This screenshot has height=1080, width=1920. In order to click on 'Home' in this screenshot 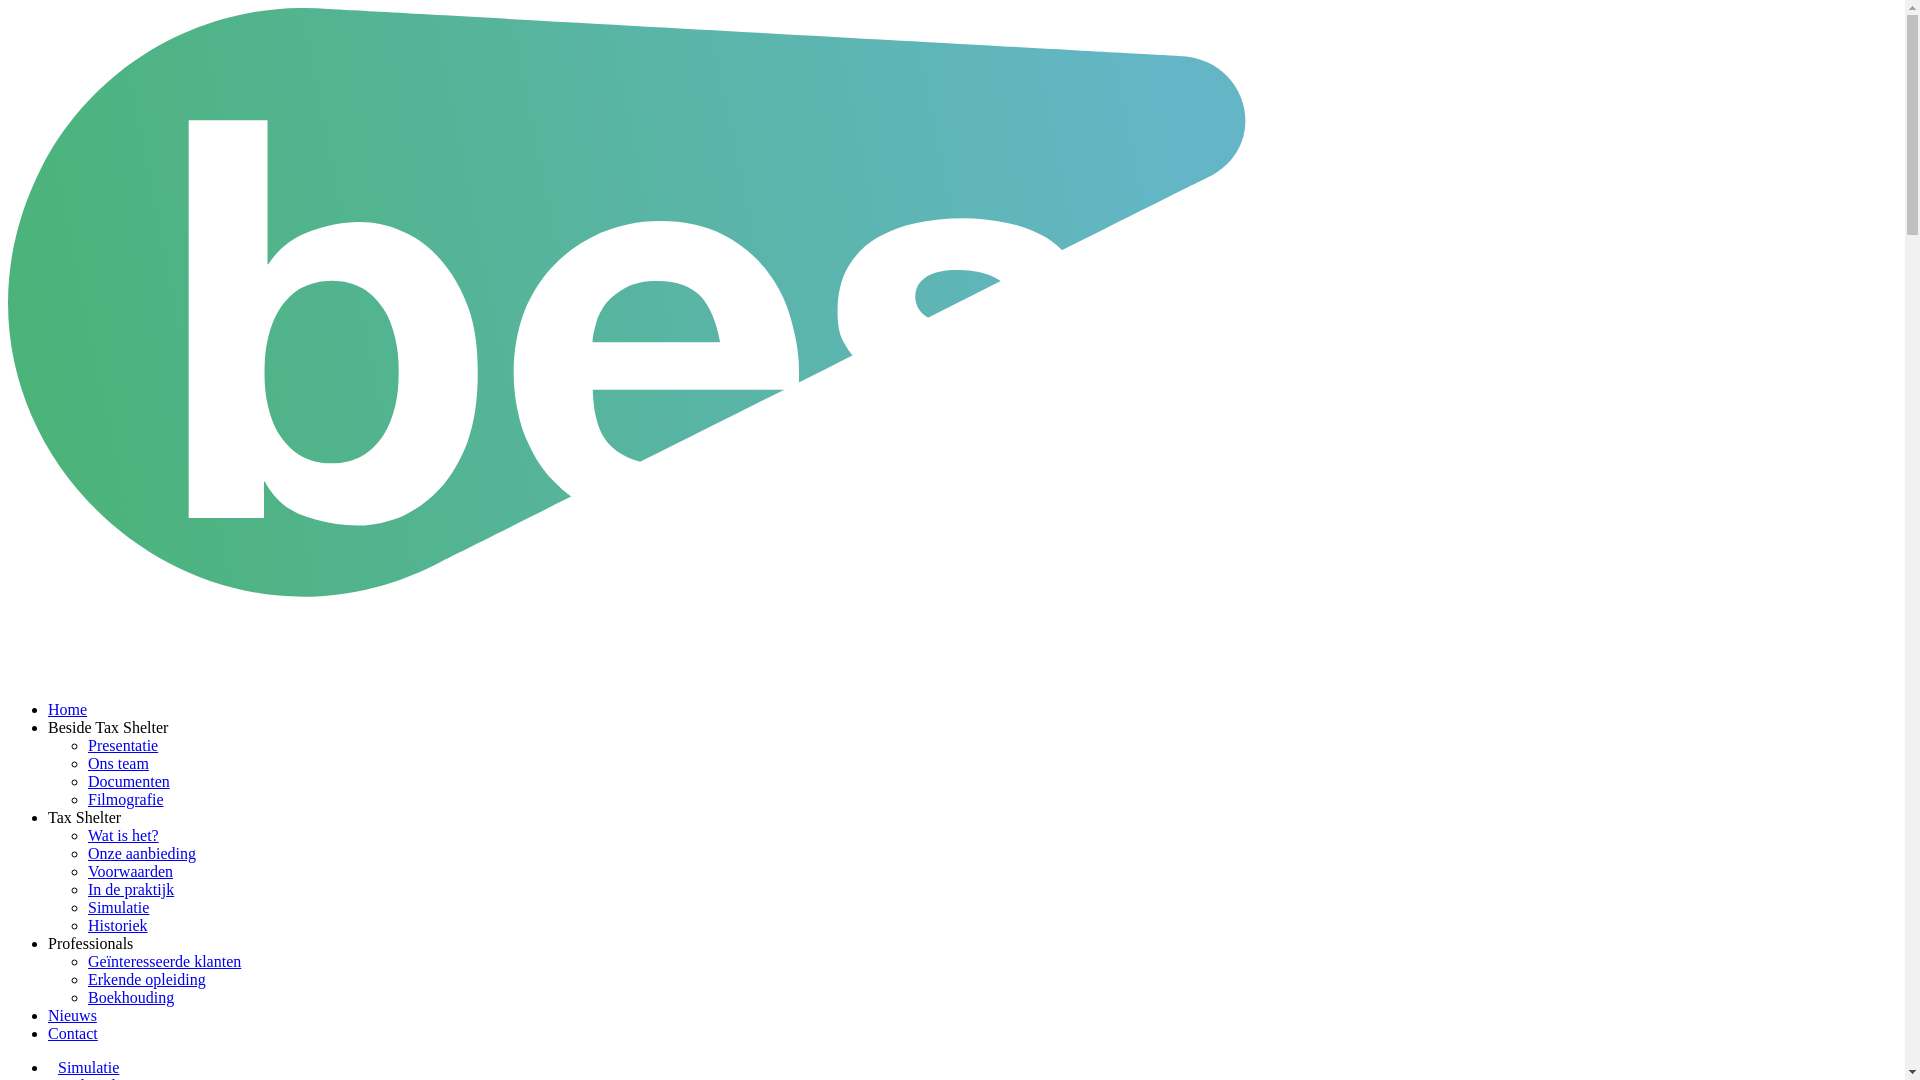, I will do `click(48, 708)`.